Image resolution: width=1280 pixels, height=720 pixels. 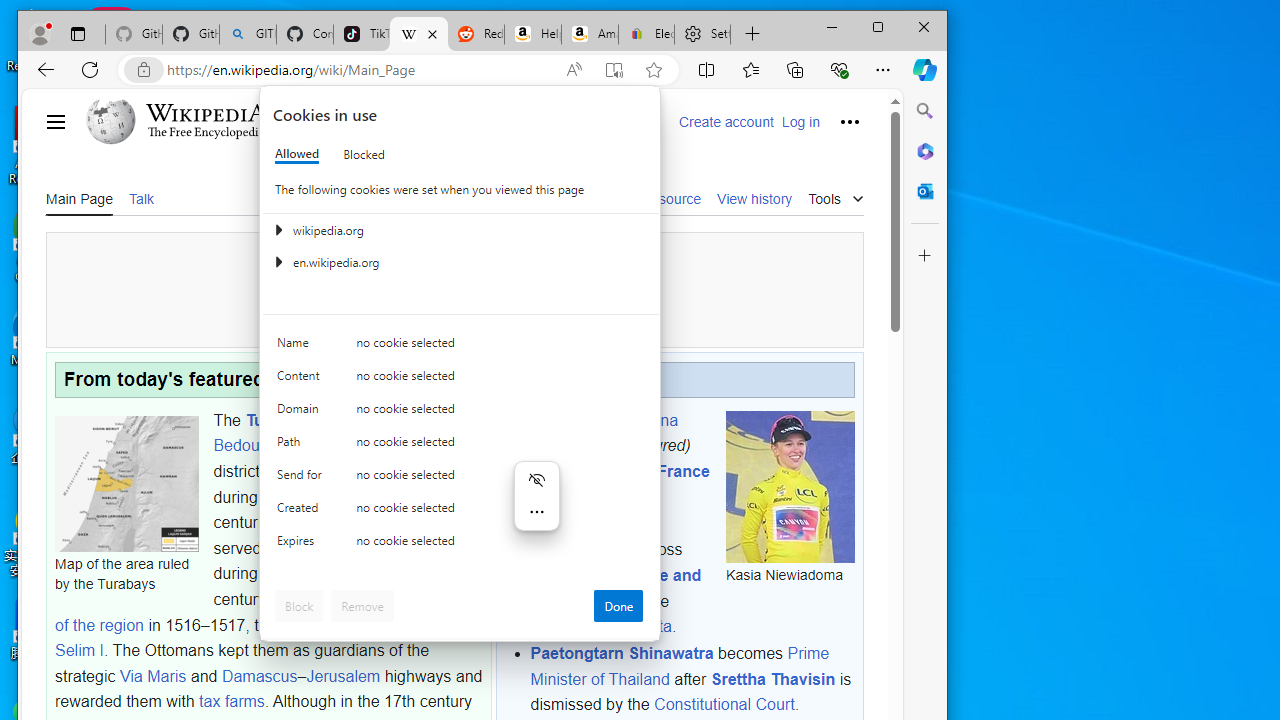 I want to click on 'Path', so click(x=301, y=445).